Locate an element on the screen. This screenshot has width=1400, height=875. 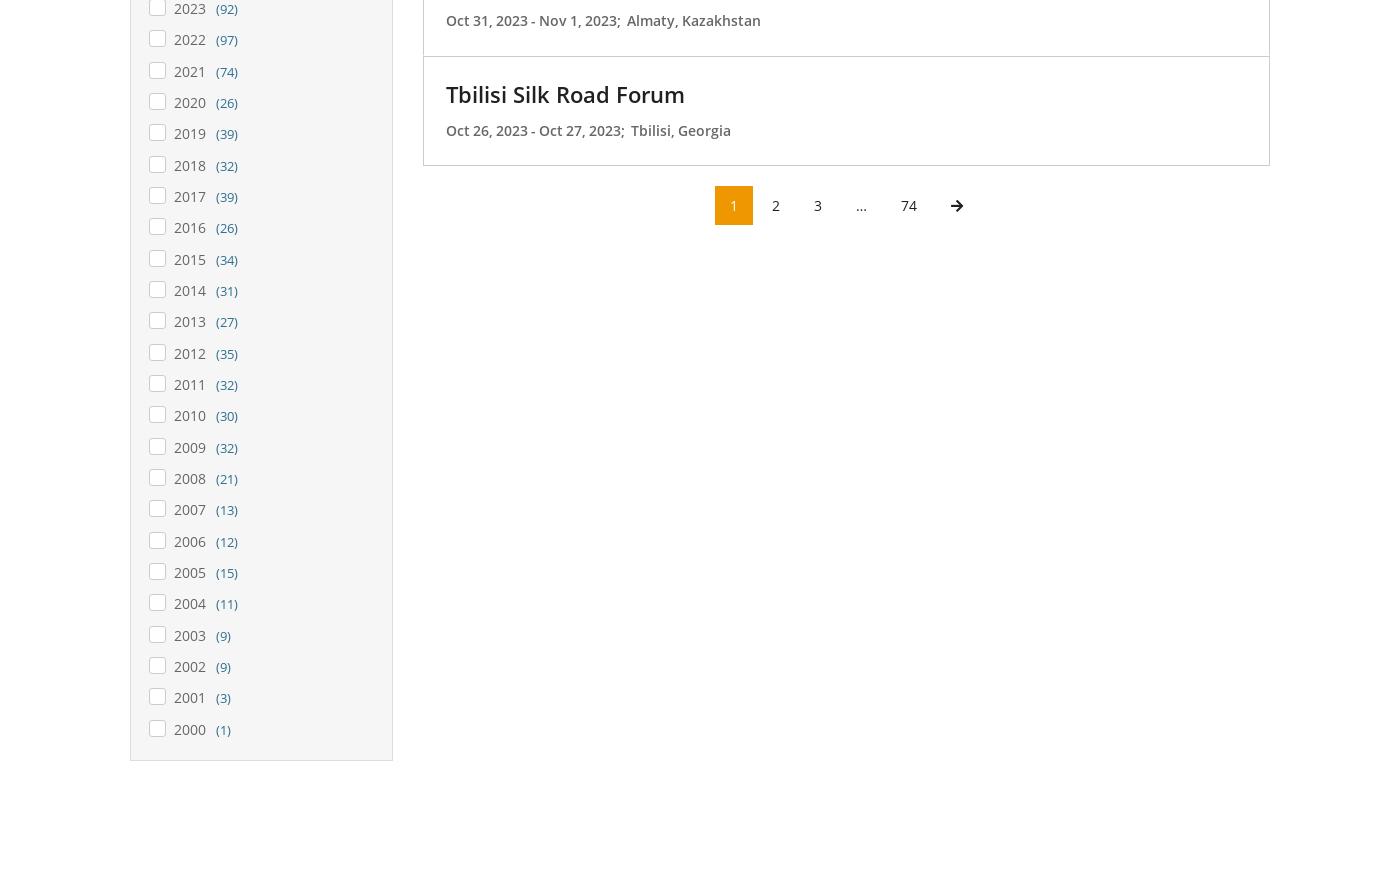
'2022' is located at coordinates (189, 38).